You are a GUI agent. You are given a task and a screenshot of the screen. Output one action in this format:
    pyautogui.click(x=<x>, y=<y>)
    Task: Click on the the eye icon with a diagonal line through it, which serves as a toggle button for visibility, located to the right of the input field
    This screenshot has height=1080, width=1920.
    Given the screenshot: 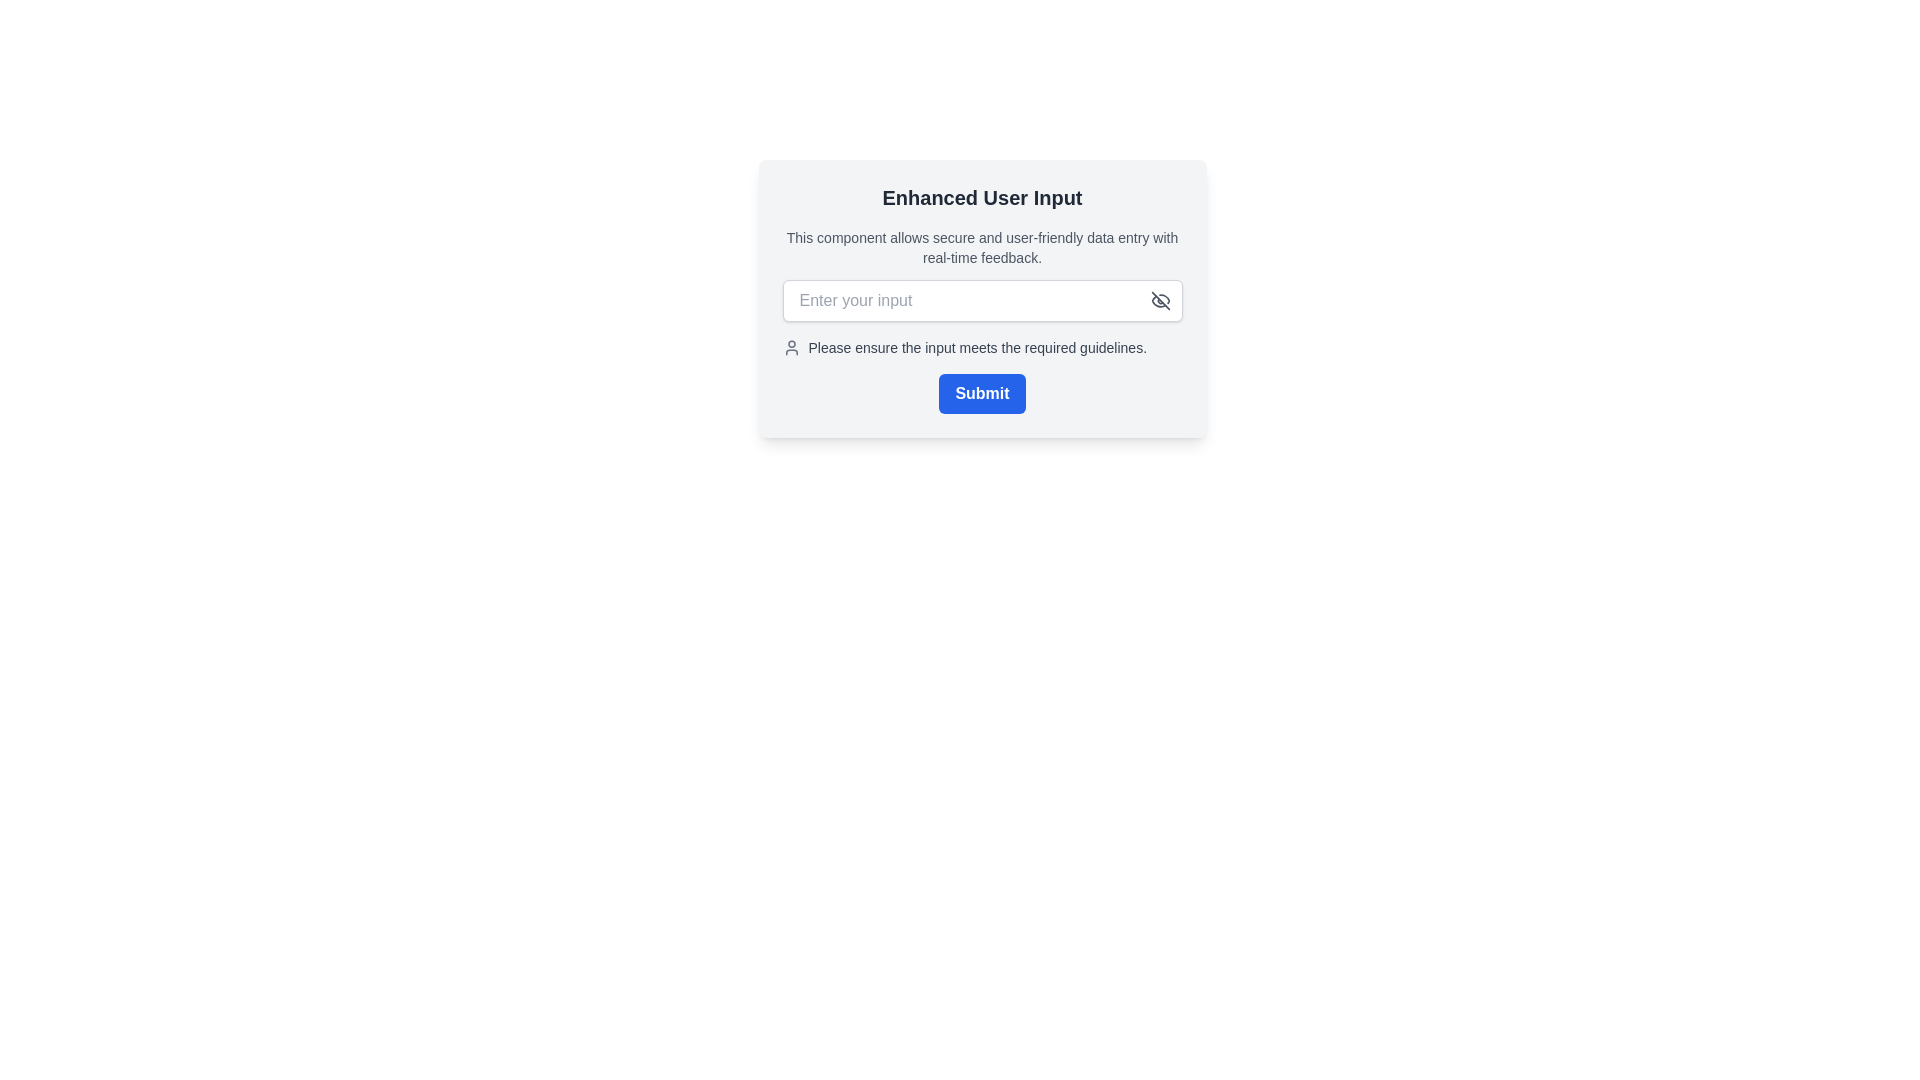 What is the action you would take?
    pyautogui.click(x=1160, y=300)
    